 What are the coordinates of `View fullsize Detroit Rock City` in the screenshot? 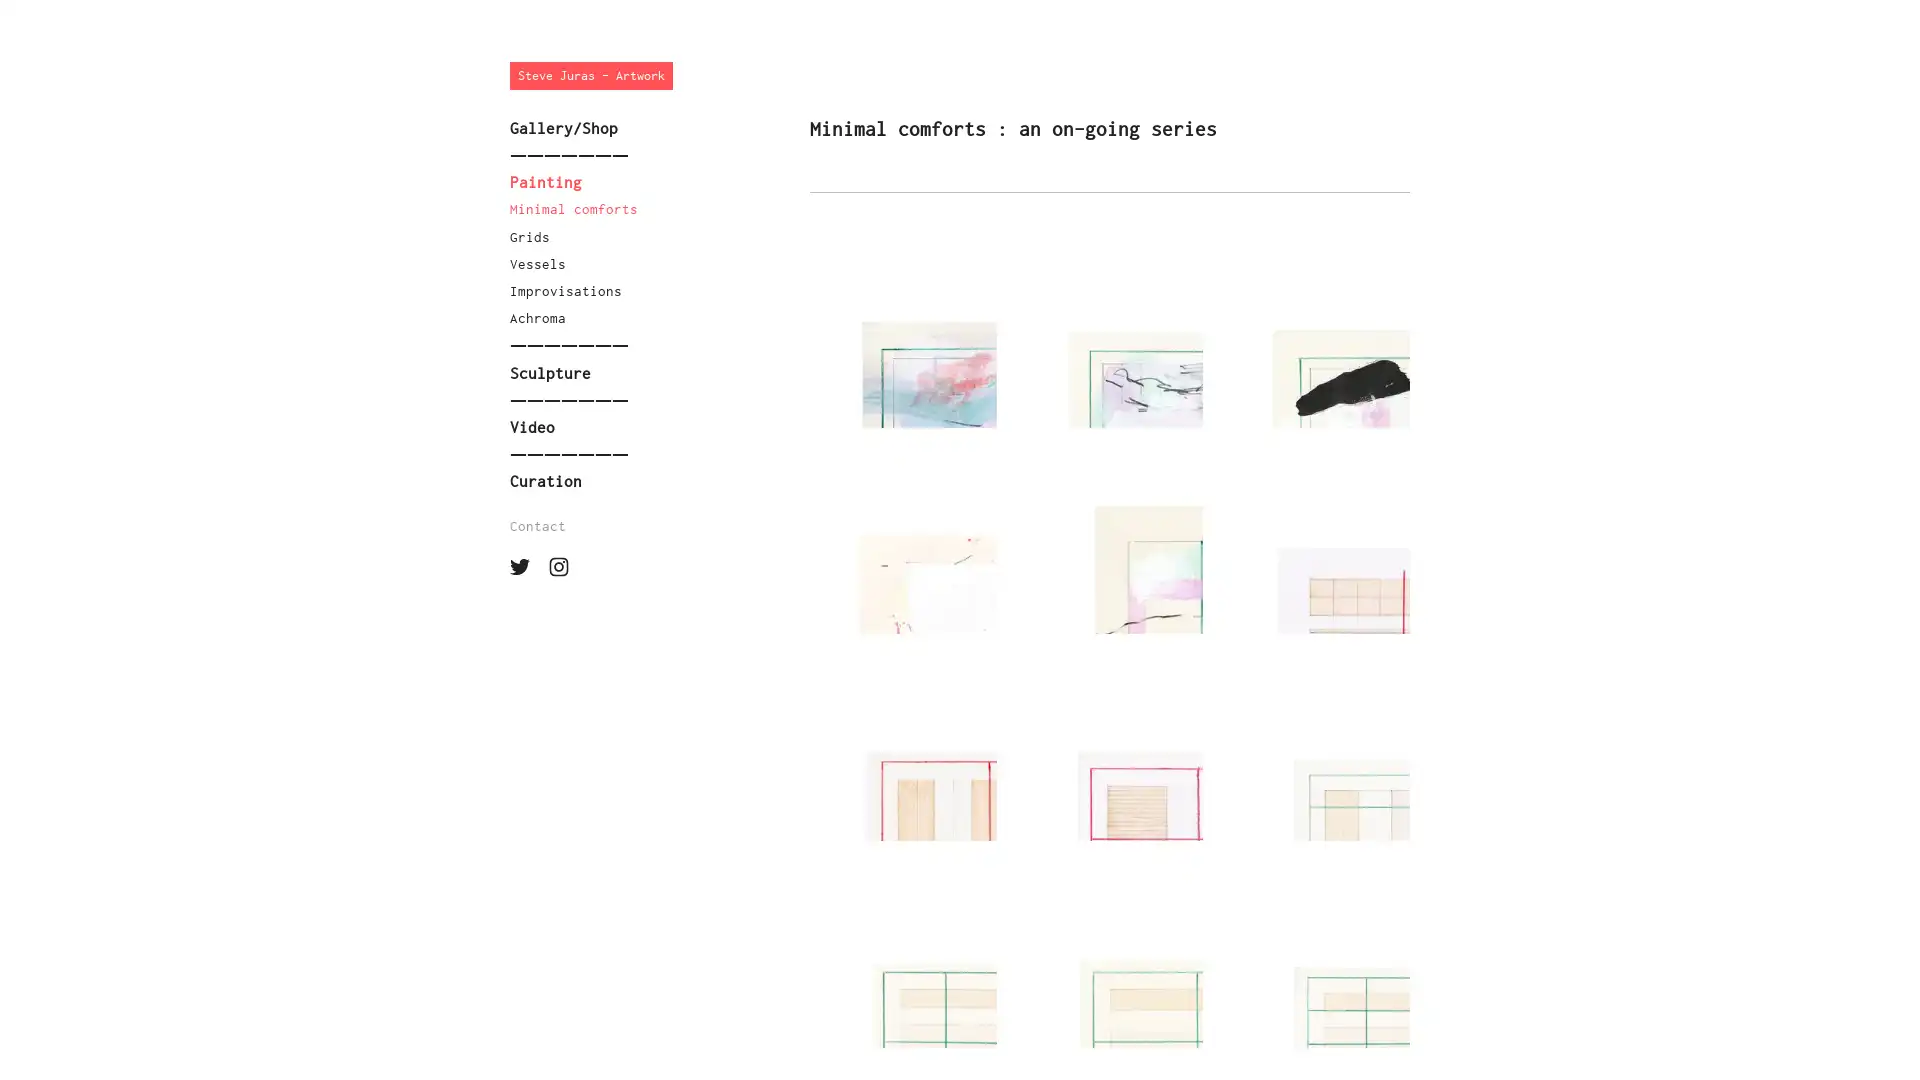 It's located at (1315, 764).